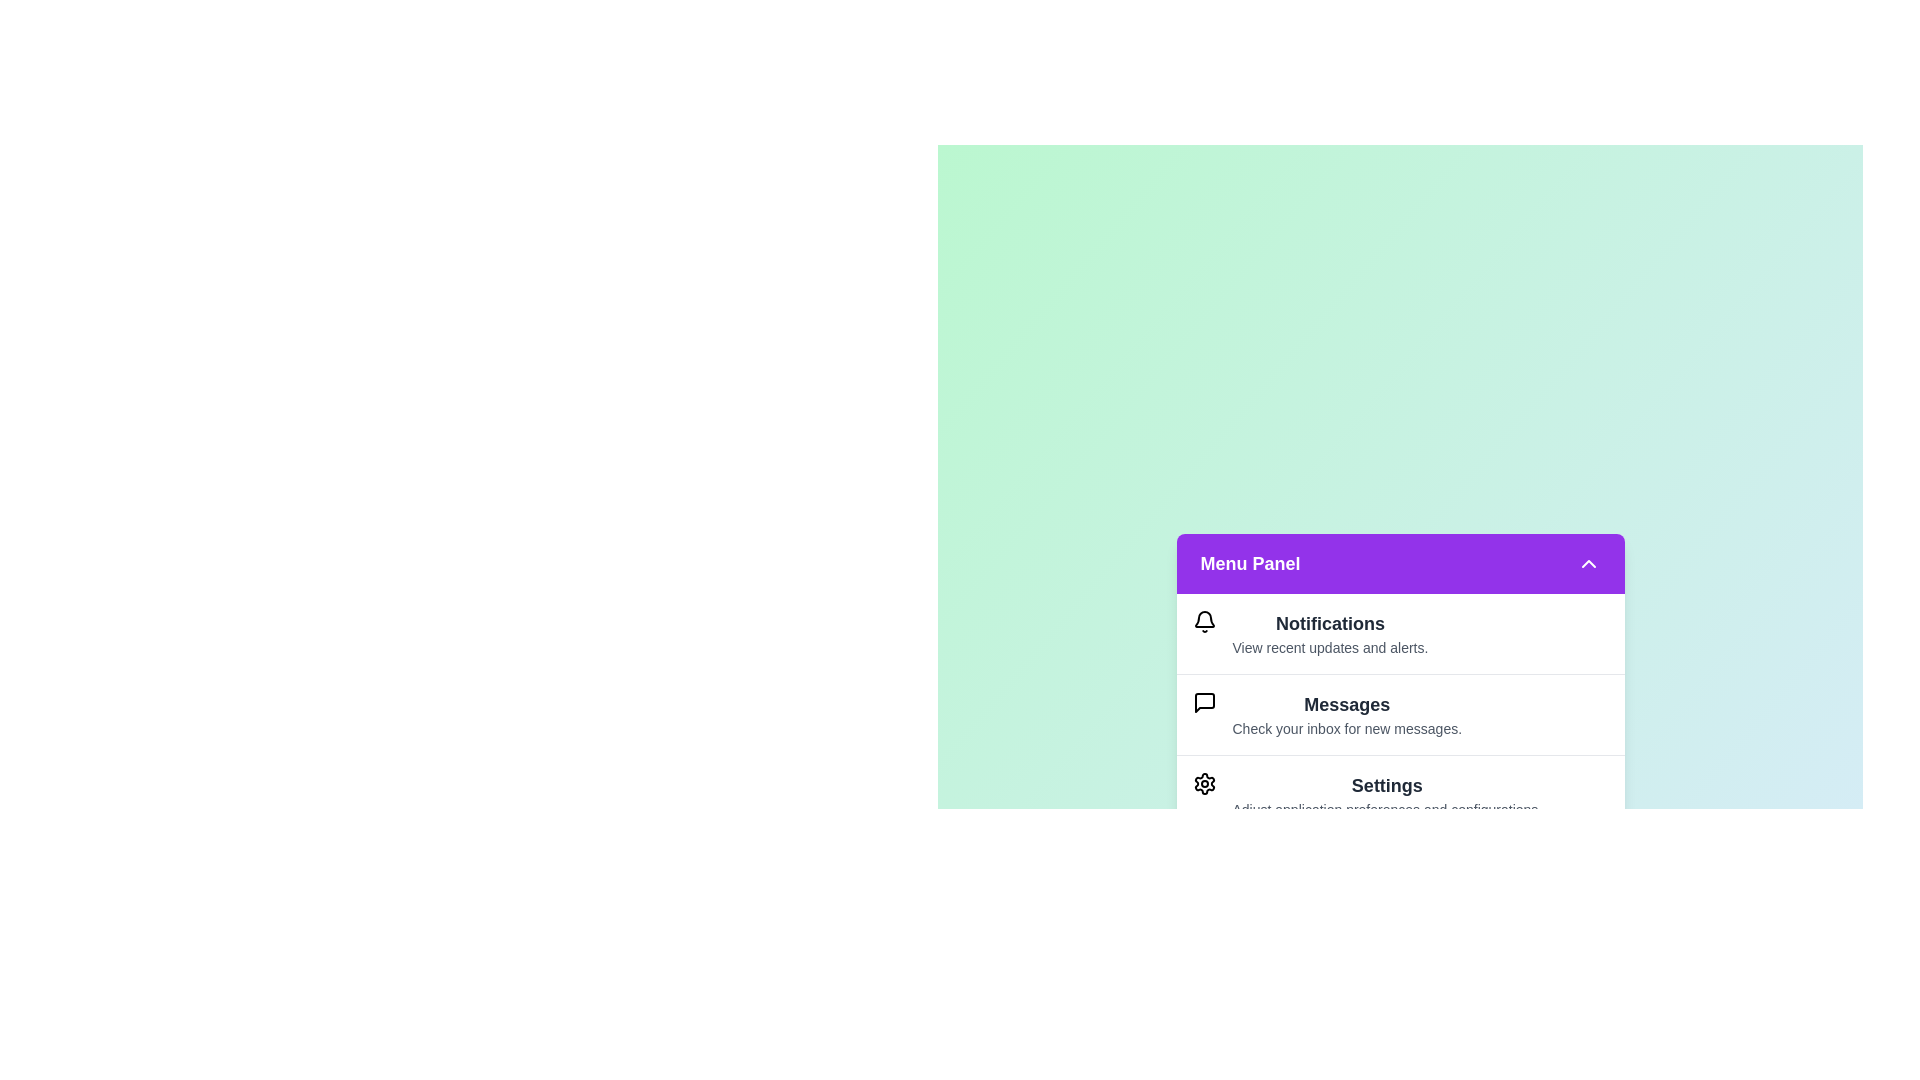 The height and width of the screenshot is (1080, 1920). Describe the element at coordinates (1203, 620) in the screenshot. I see `the icon of the menu item Notifications` at that location.